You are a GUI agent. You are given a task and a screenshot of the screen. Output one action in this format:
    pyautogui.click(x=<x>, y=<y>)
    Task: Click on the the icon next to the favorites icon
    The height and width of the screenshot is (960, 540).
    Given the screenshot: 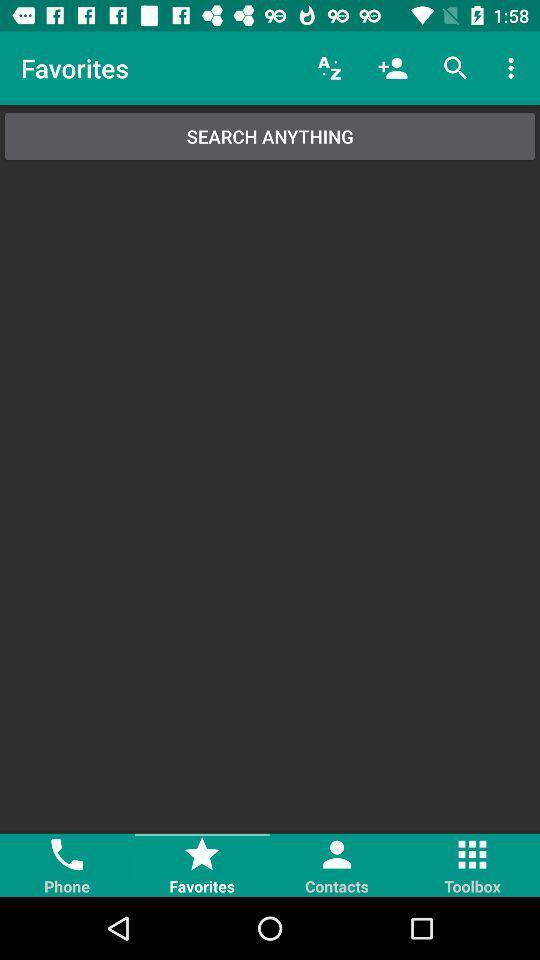 What is the action you would take?
    pyautogui.click(x=329, y=68)
    